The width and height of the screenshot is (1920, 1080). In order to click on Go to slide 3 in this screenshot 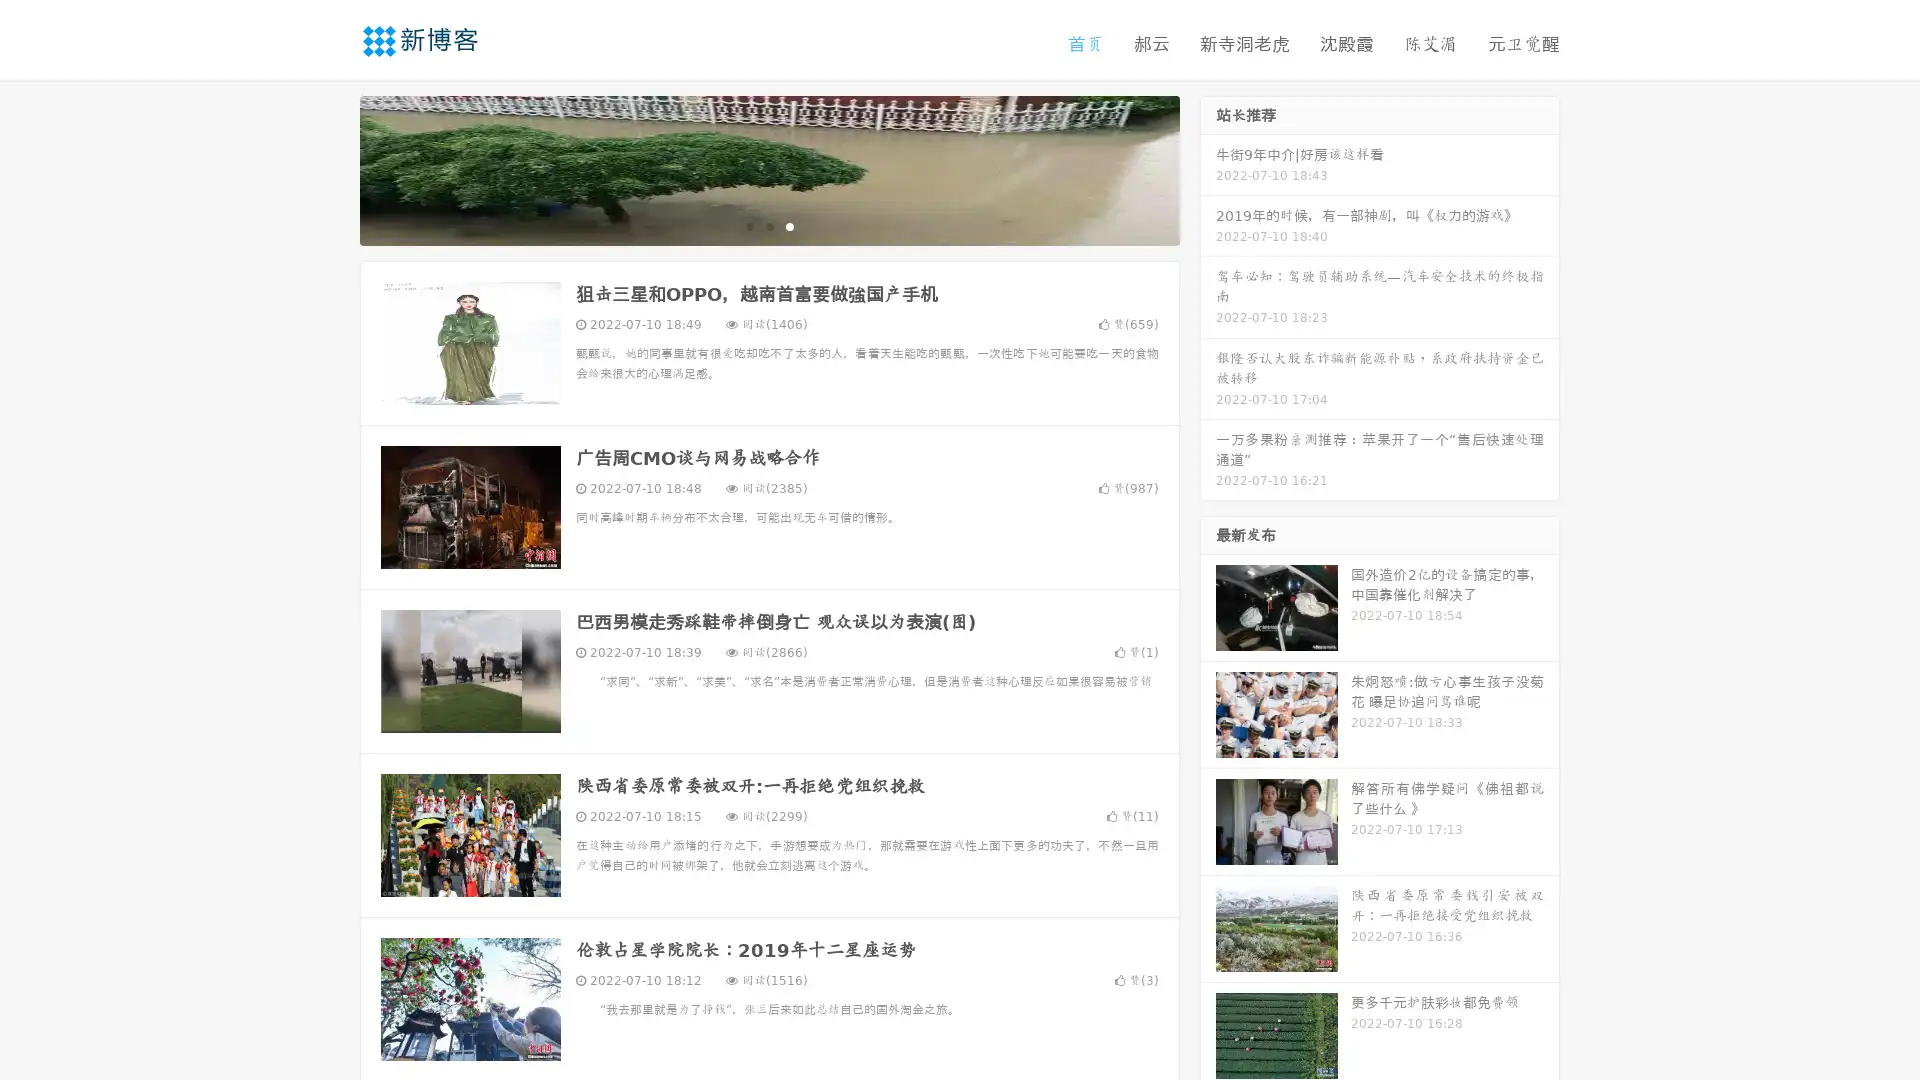, I will do `click(789, 225)`.